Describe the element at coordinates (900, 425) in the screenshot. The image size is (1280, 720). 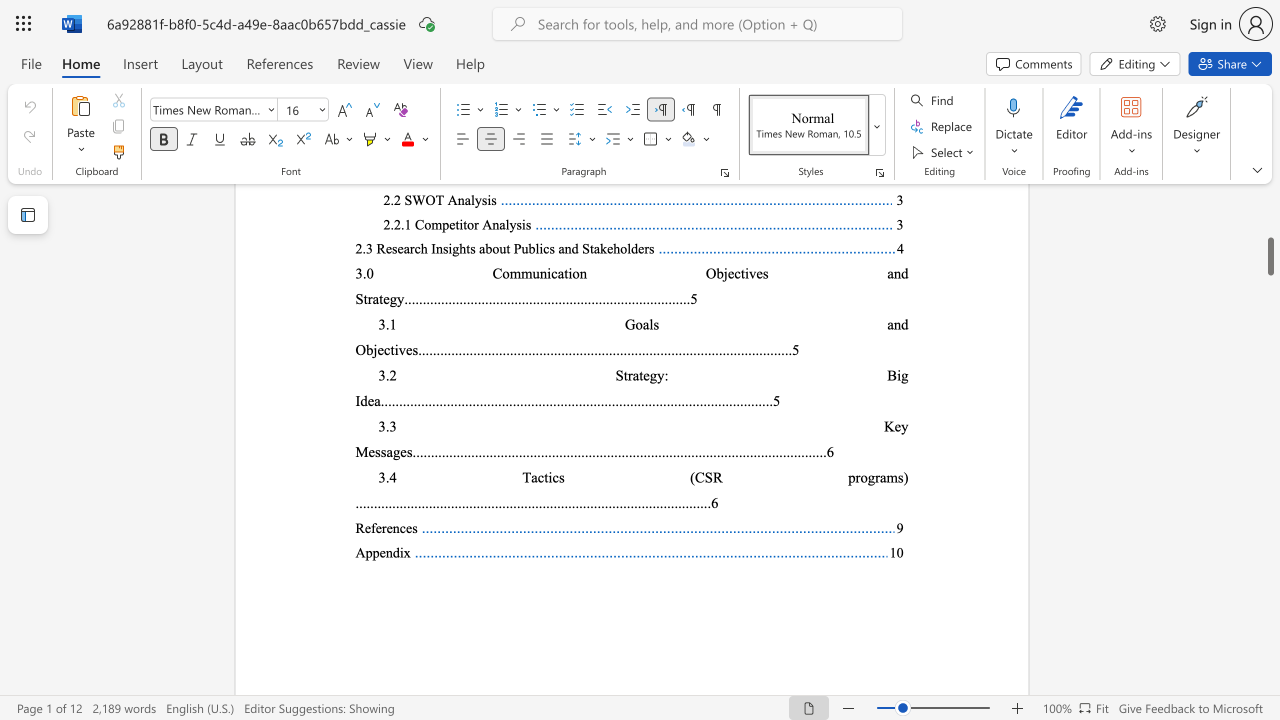
I see `the subset text "y Mess" within the text "3.3 Key Messages"` at that location.